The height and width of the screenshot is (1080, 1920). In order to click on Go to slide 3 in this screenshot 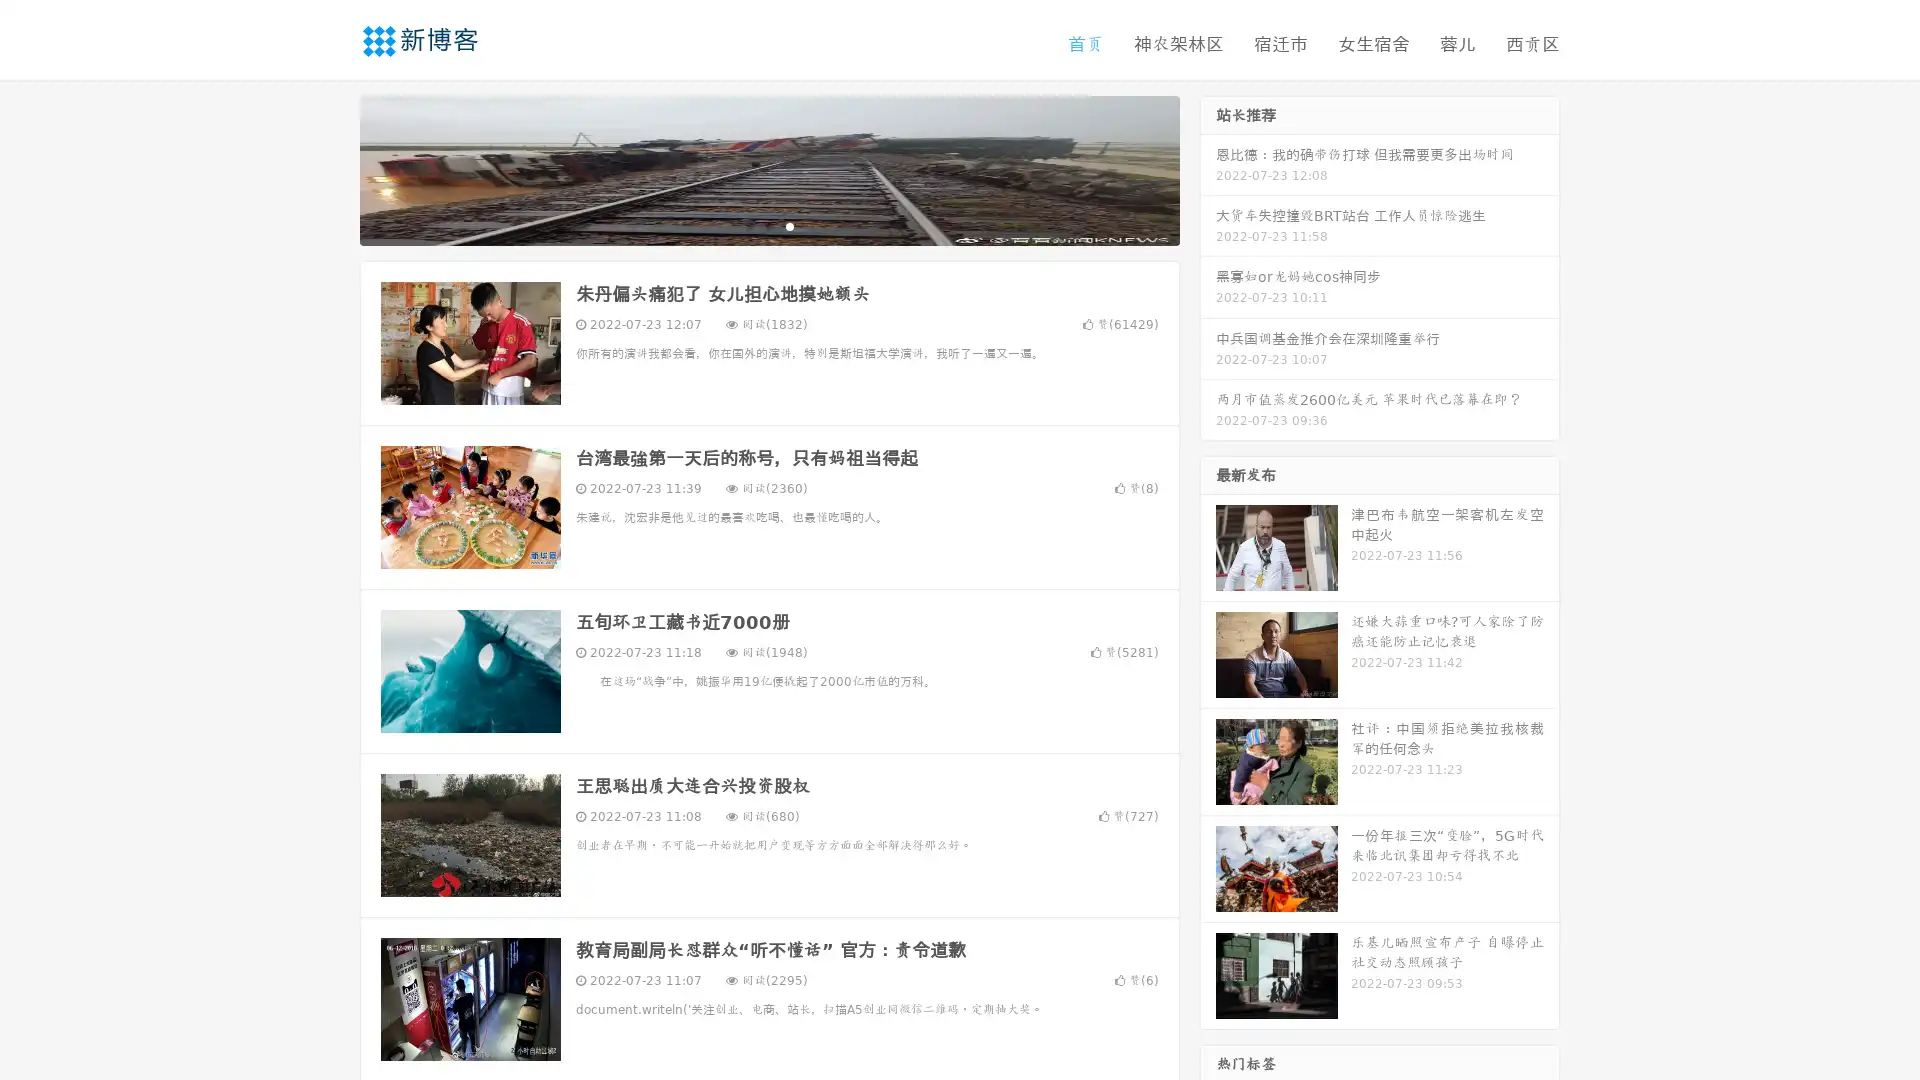, I will do `click(789, 225)`.